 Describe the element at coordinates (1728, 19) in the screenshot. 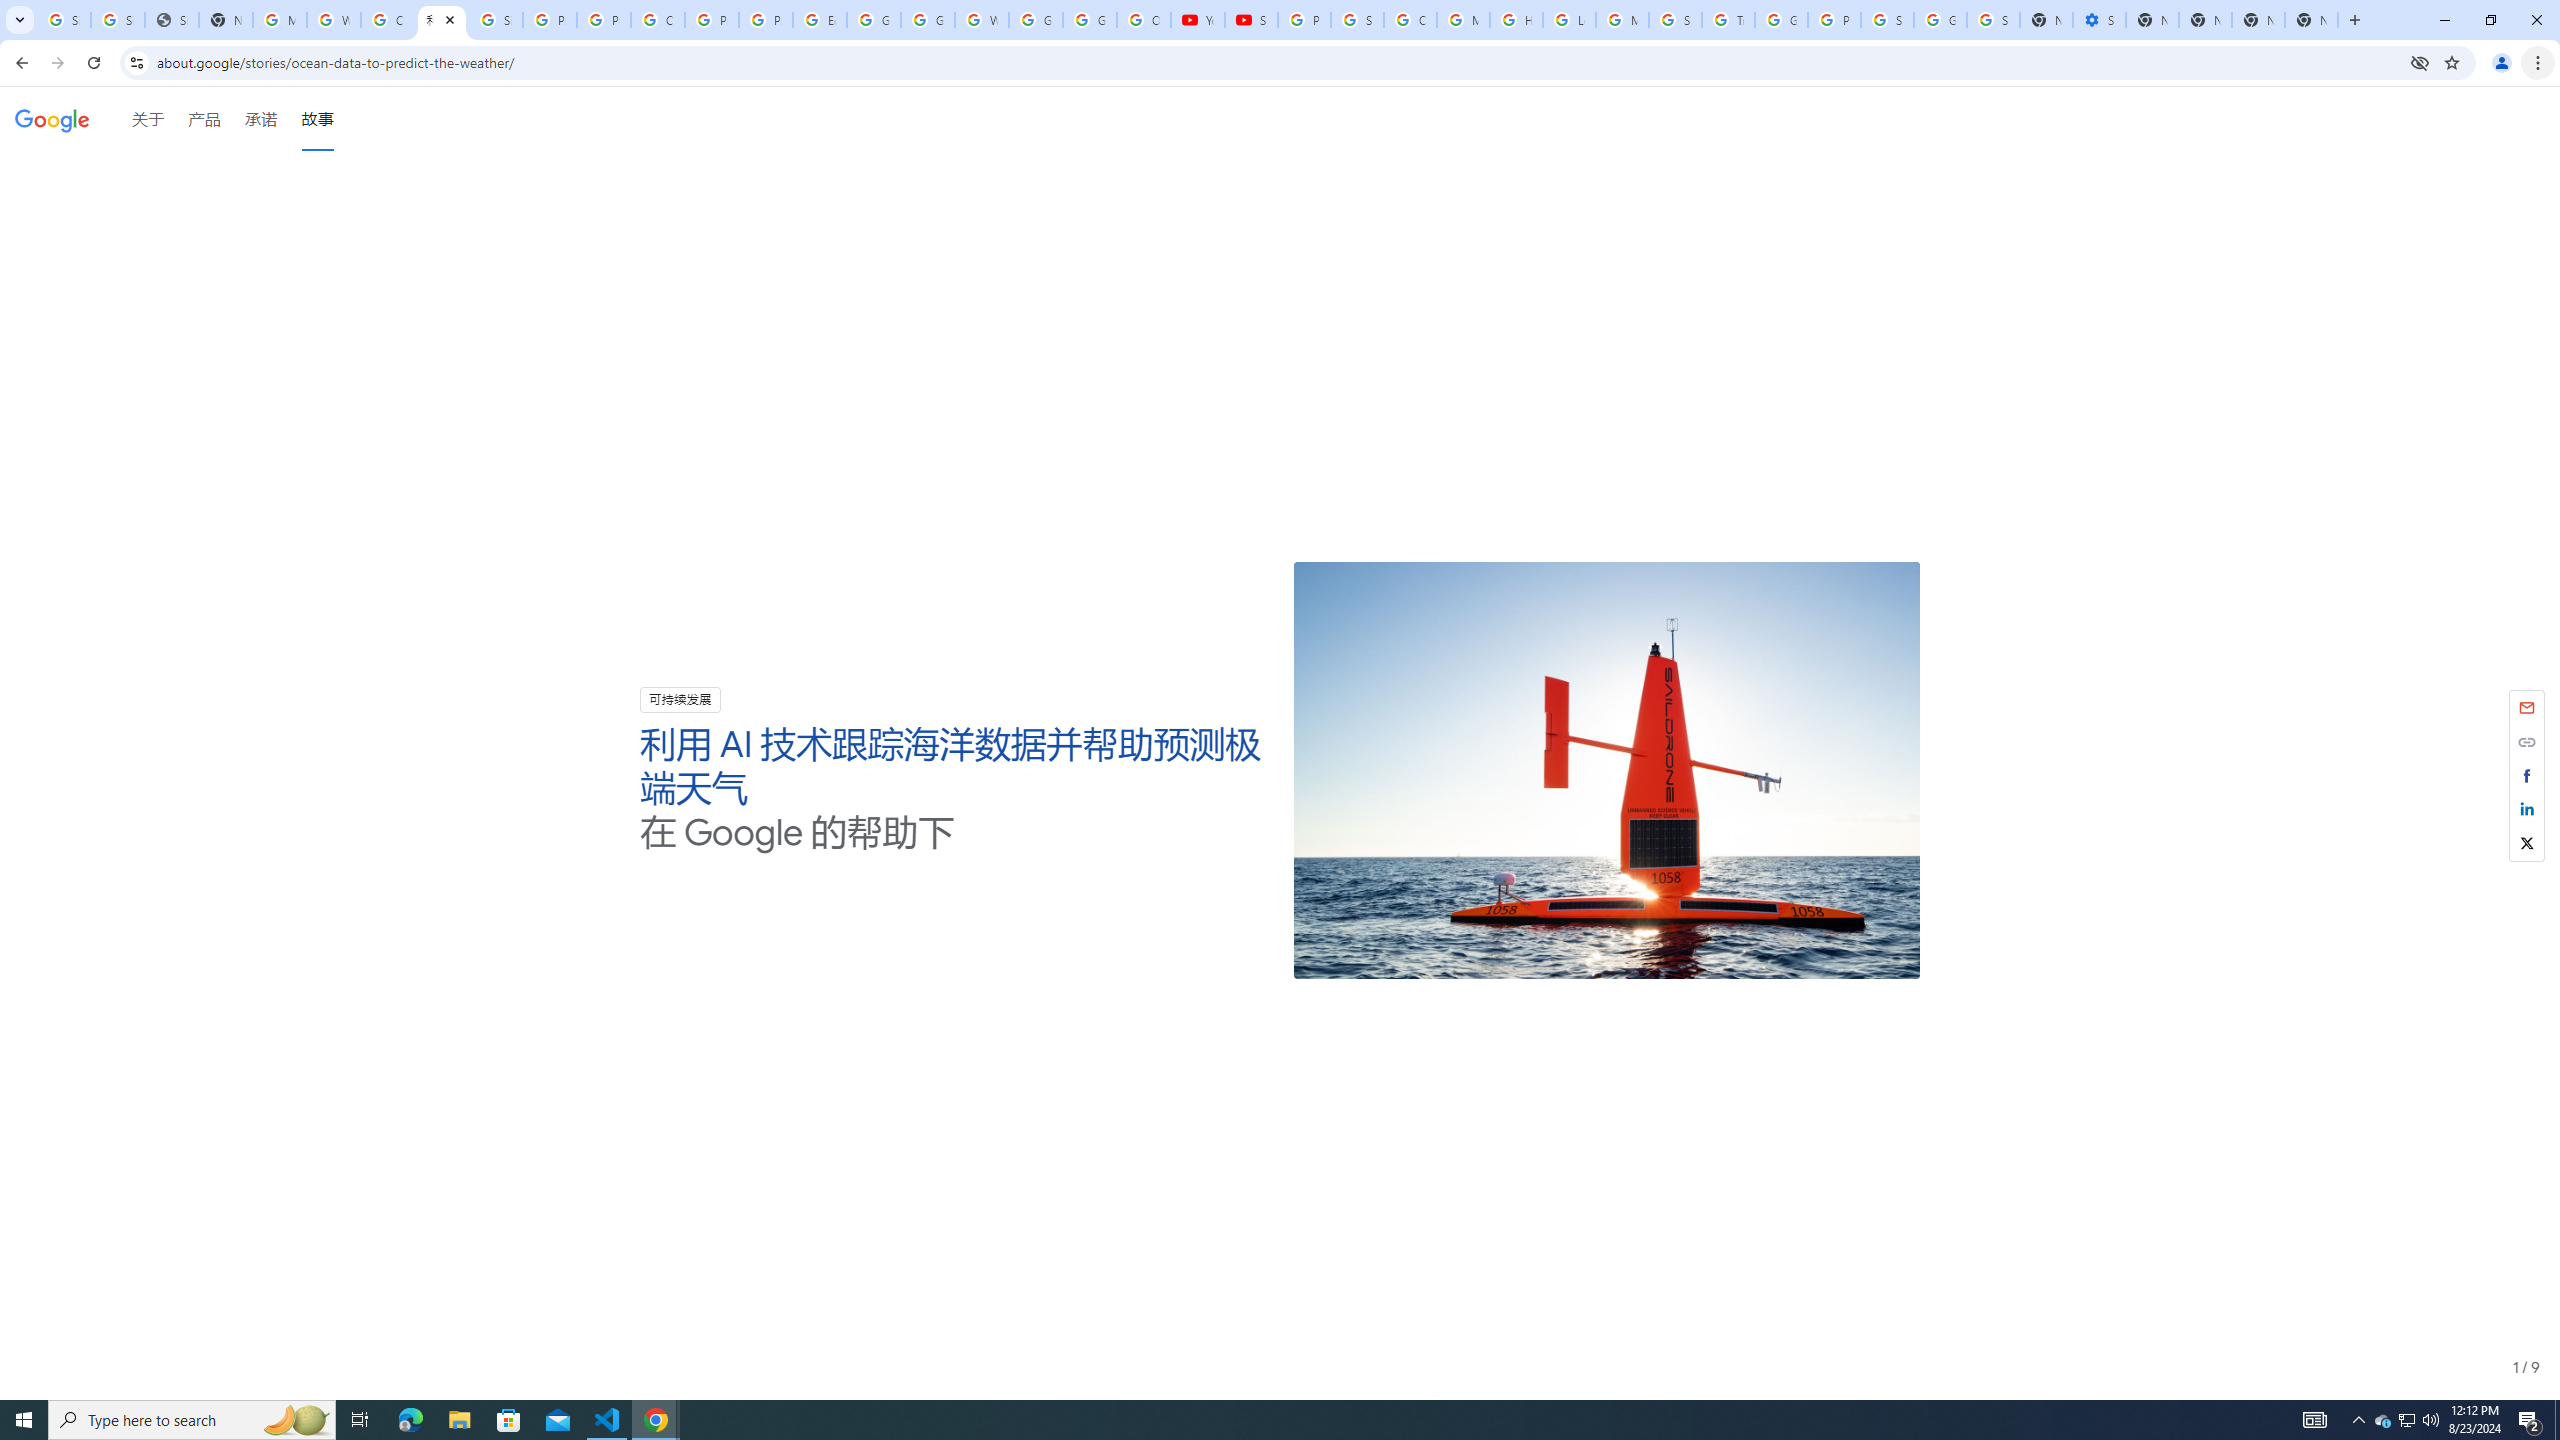

I see `'Trusted Information and Content - Google Safety Center'` at that location.